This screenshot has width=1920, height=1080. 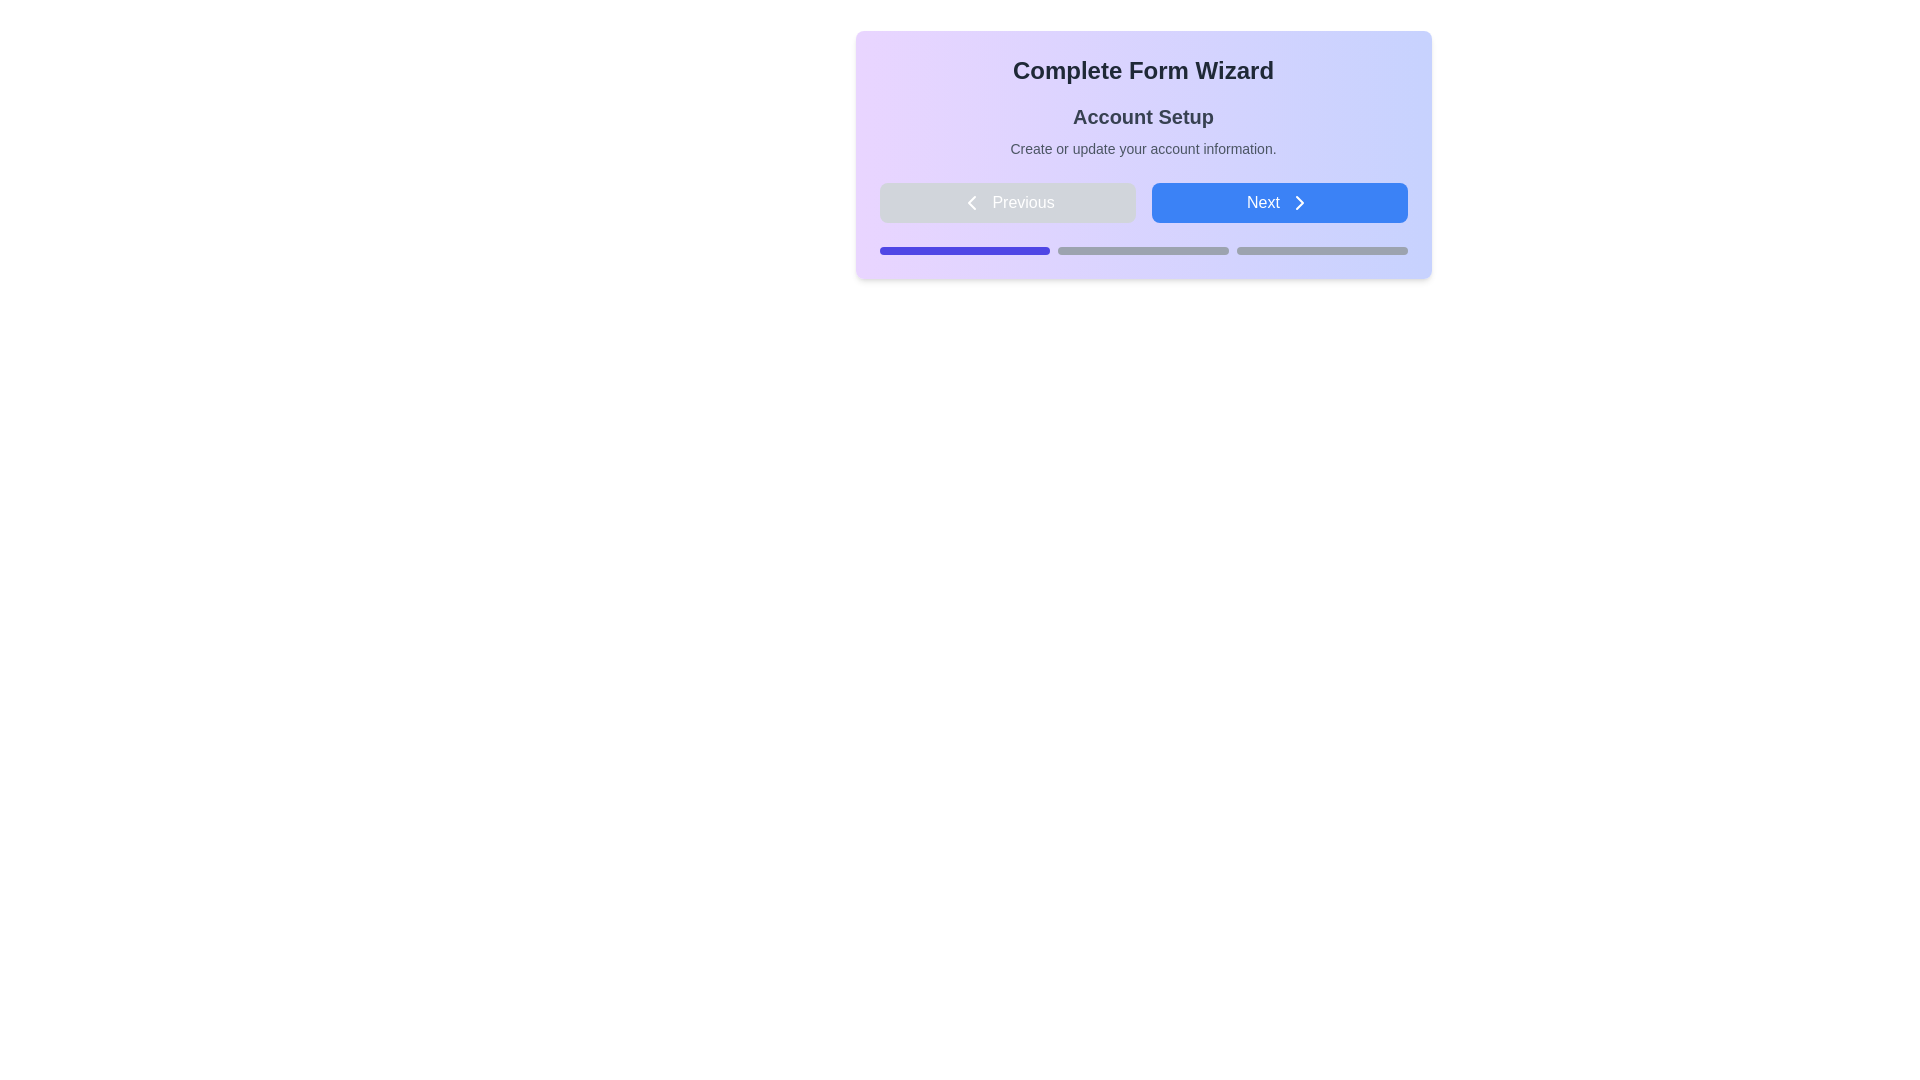 What do you see at coordinates (1143, 148) in the screenshot?
I see `the label displaying 'Create or update your account information.' which is located beneath the 'Account Setup' heading` at bounding box center [1143, 148].